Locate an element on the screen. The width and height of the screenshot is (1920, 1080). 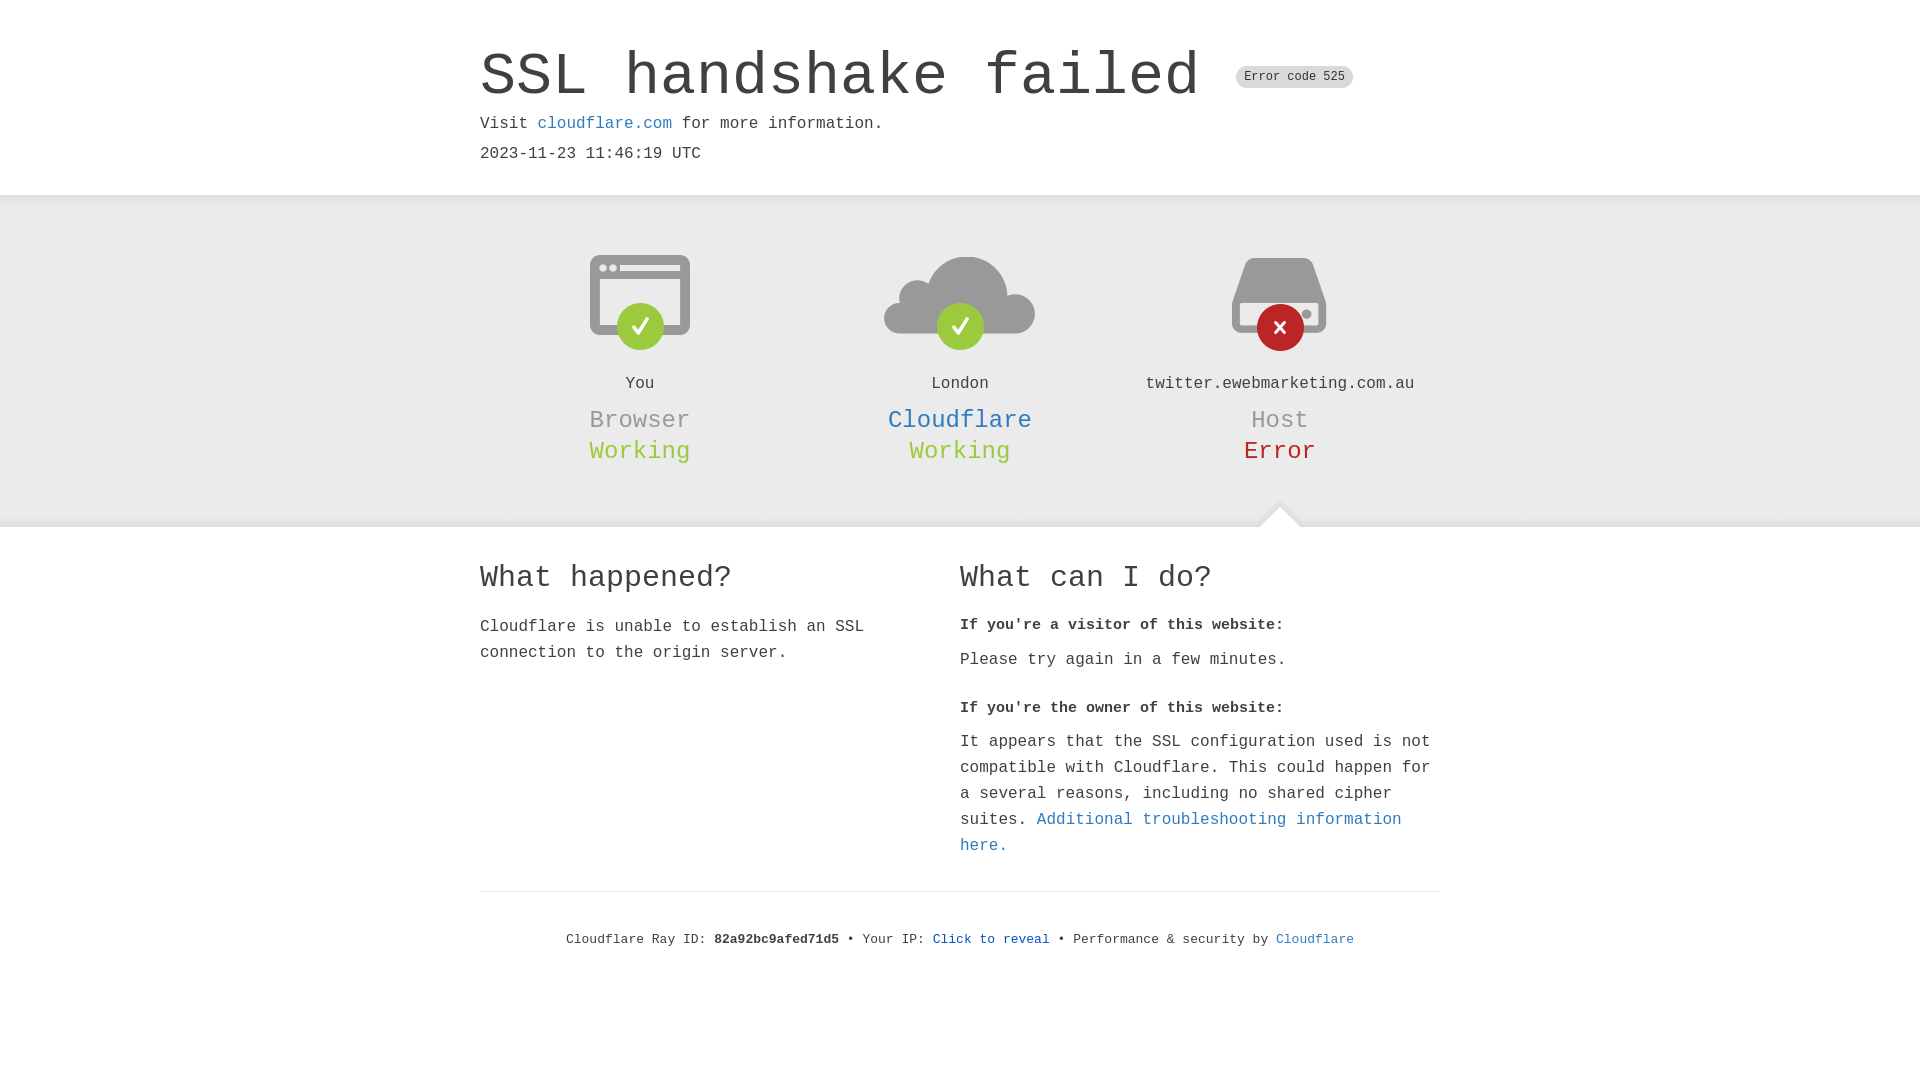
'Click to reveal' is located at coordinates (991, 939).